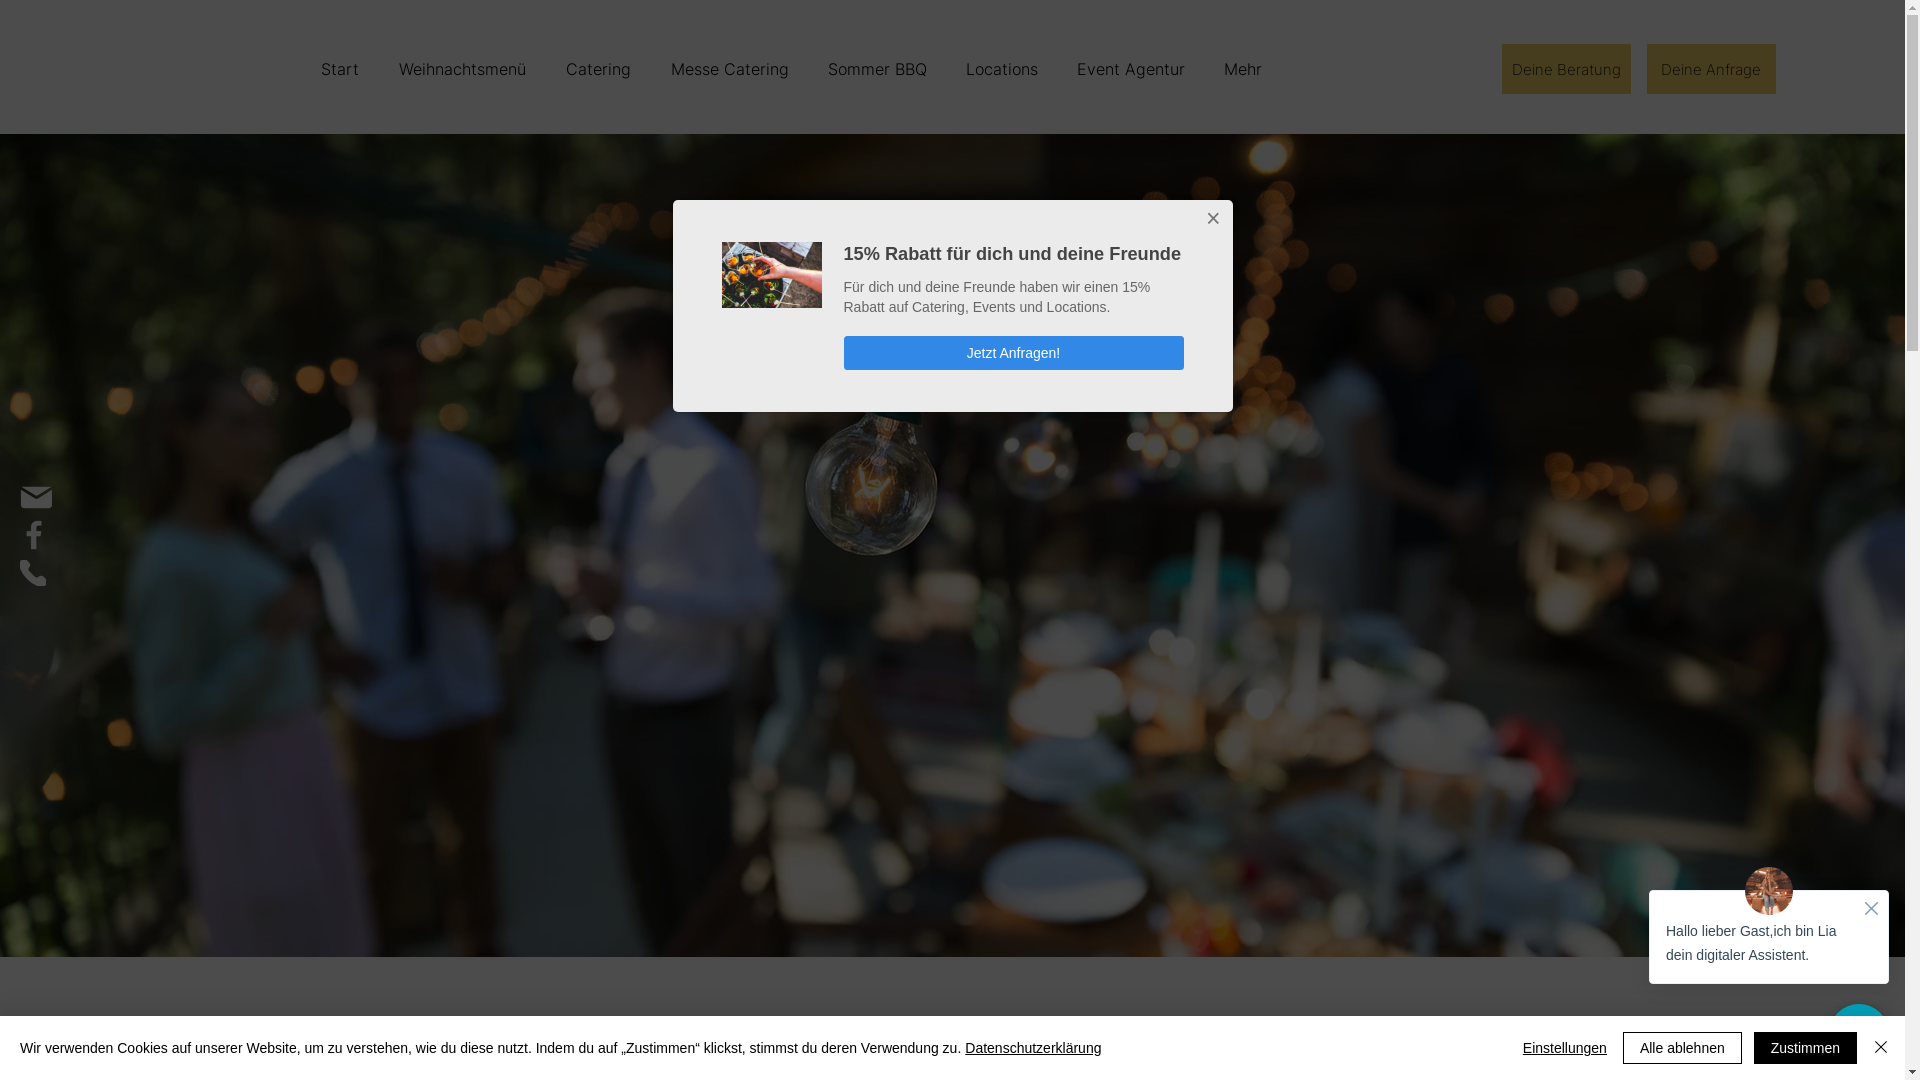 The height and width of the screenshot is (1080, 1920). What do you see at coordinates (1565, 68) in the screenshot?
I see `'Deine Beratung'` at bounding box center [1565, 68].